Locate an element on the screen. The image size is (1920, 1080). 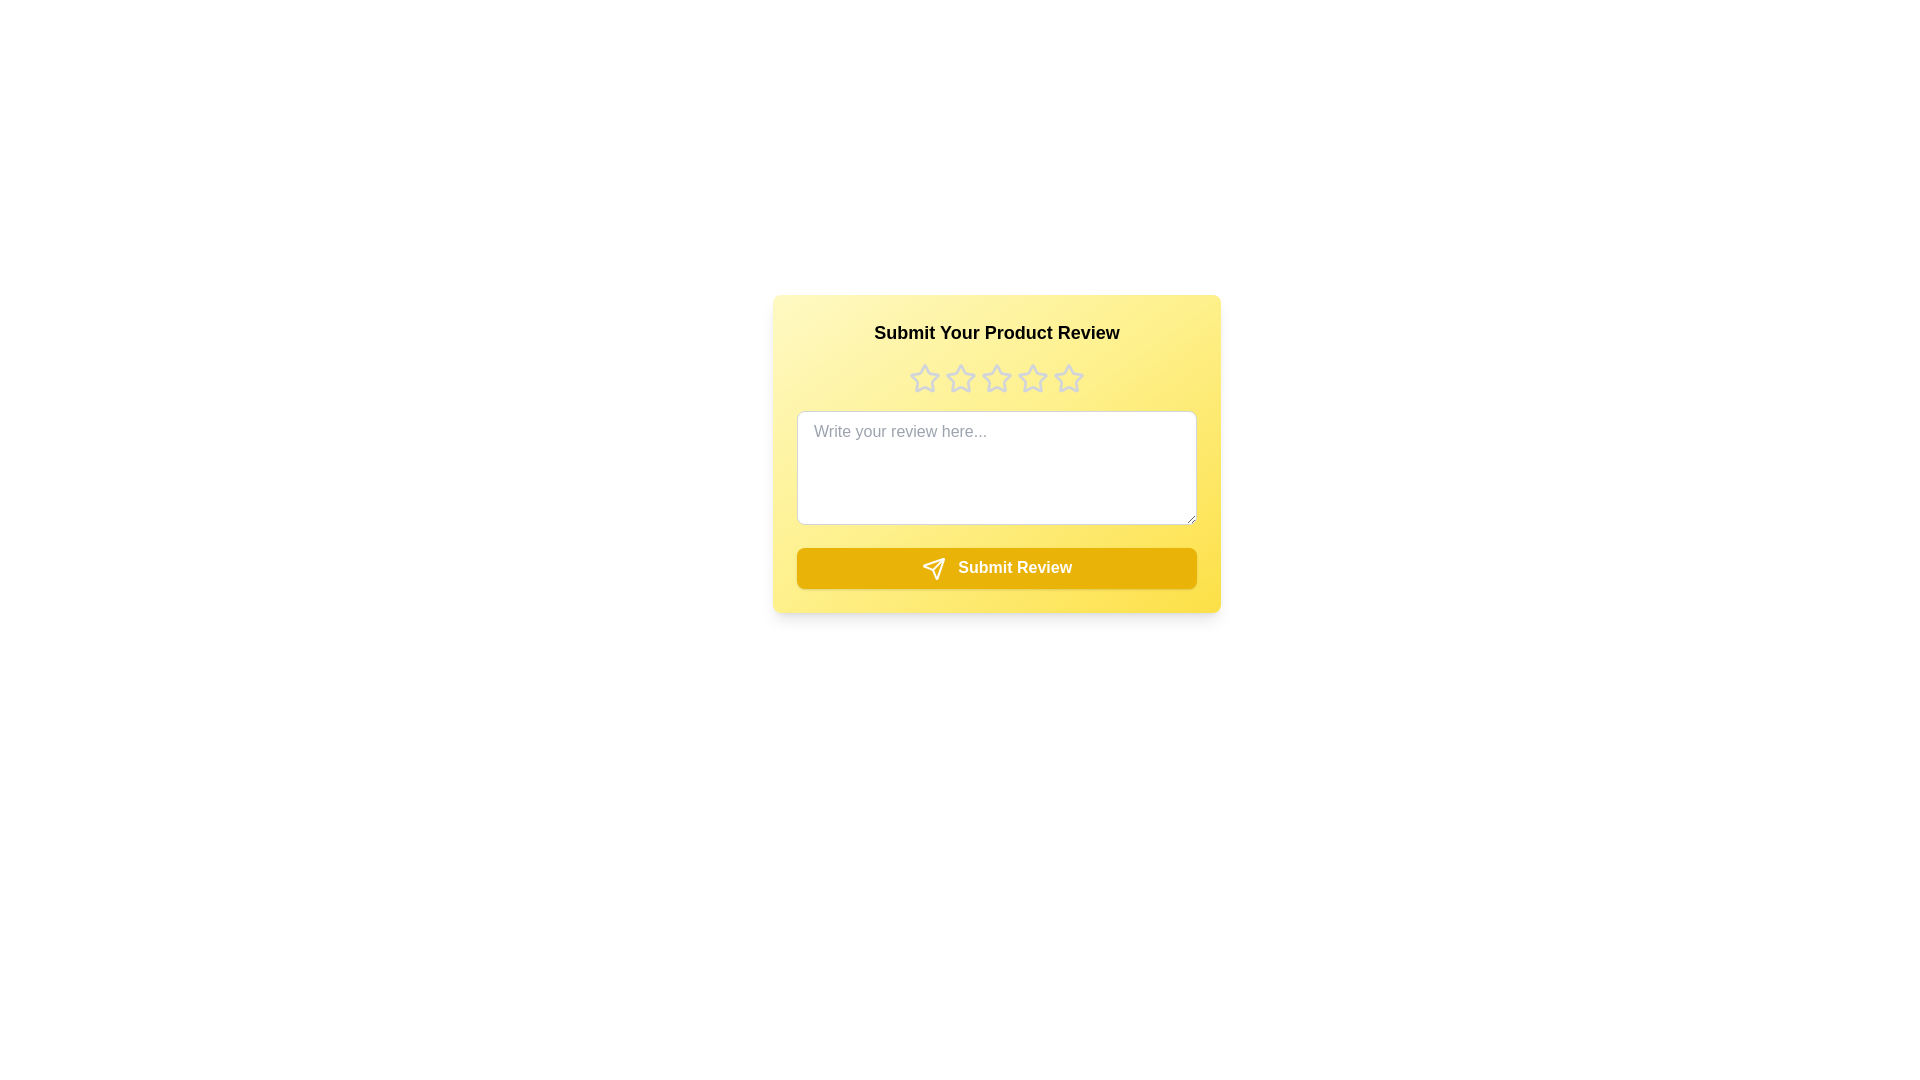
the graphical icon component that represents actions or navigation cues tied to a submission operation, located right before the 'Submit Review' button in the yellow action area is located at coordinates (932, 568).